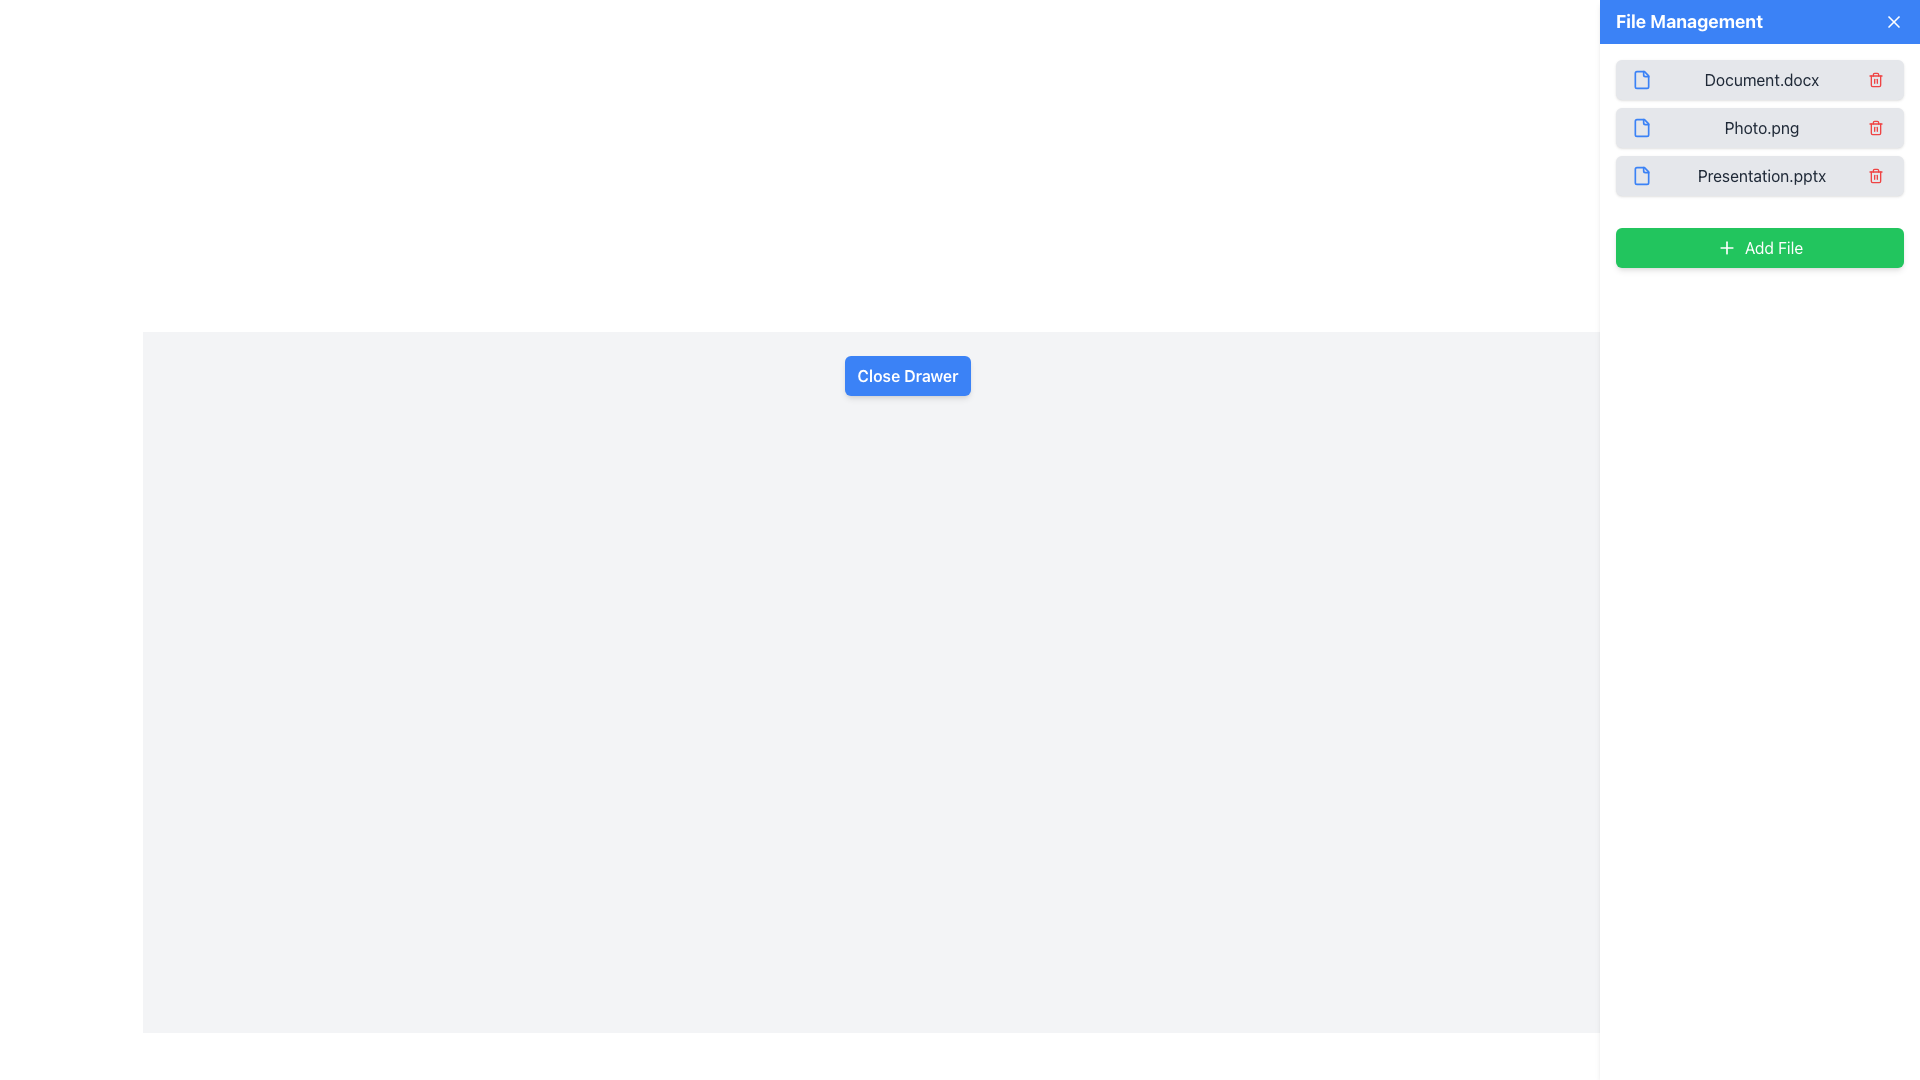 This screenshot has height=1080, width=1920. What do you see at coordinates (1641, 127) in the screenshot?
I see `the decorative icon indicating the file named 'Photo.png', which is the first item in the row adjacent to the text label 'Photo.png'` at bounding box center [1641, 127].